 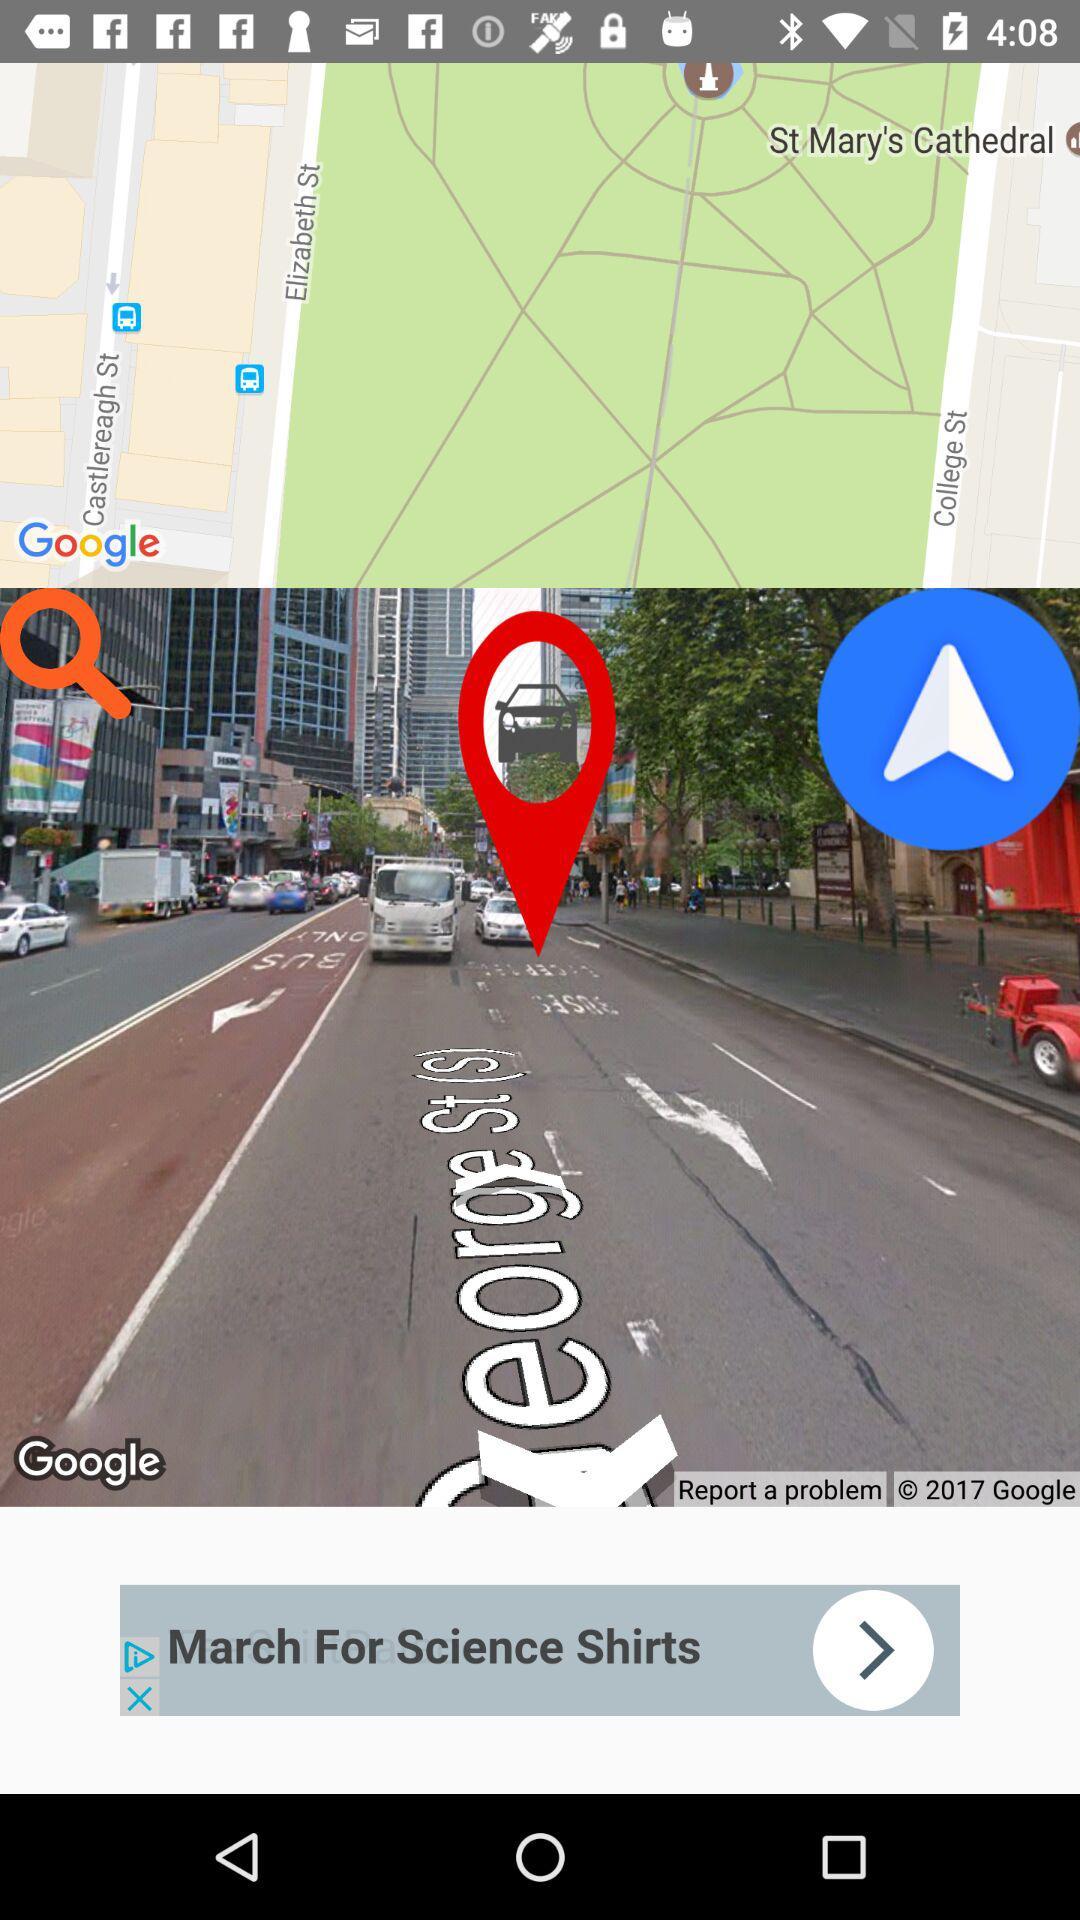 I want to click on click on advertisements, so click(x=540, y=1650).